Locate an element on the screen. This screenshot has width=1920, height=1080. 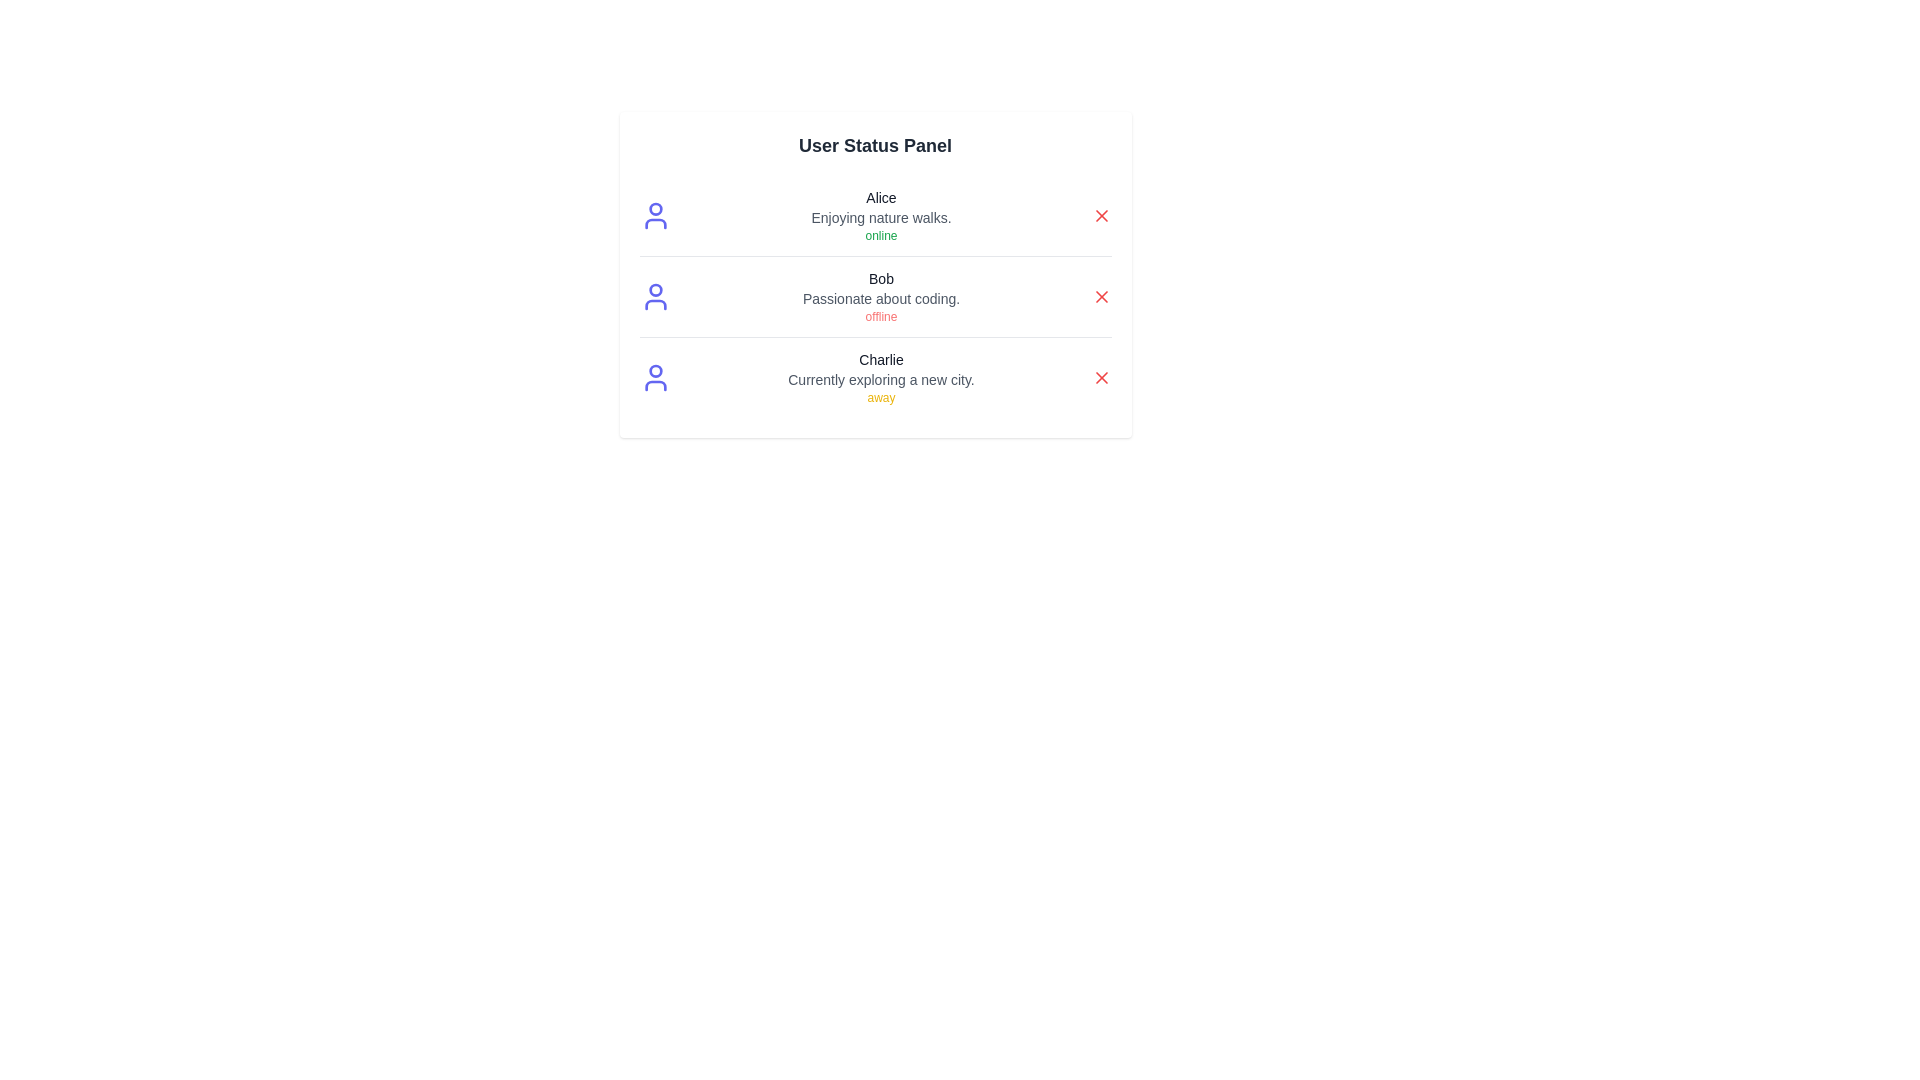
the red 'X' icon button located at the far-right side of Charlie's status in the user status panel to observe styling changes indicating interactivity is located at coordinates (1100, 378).